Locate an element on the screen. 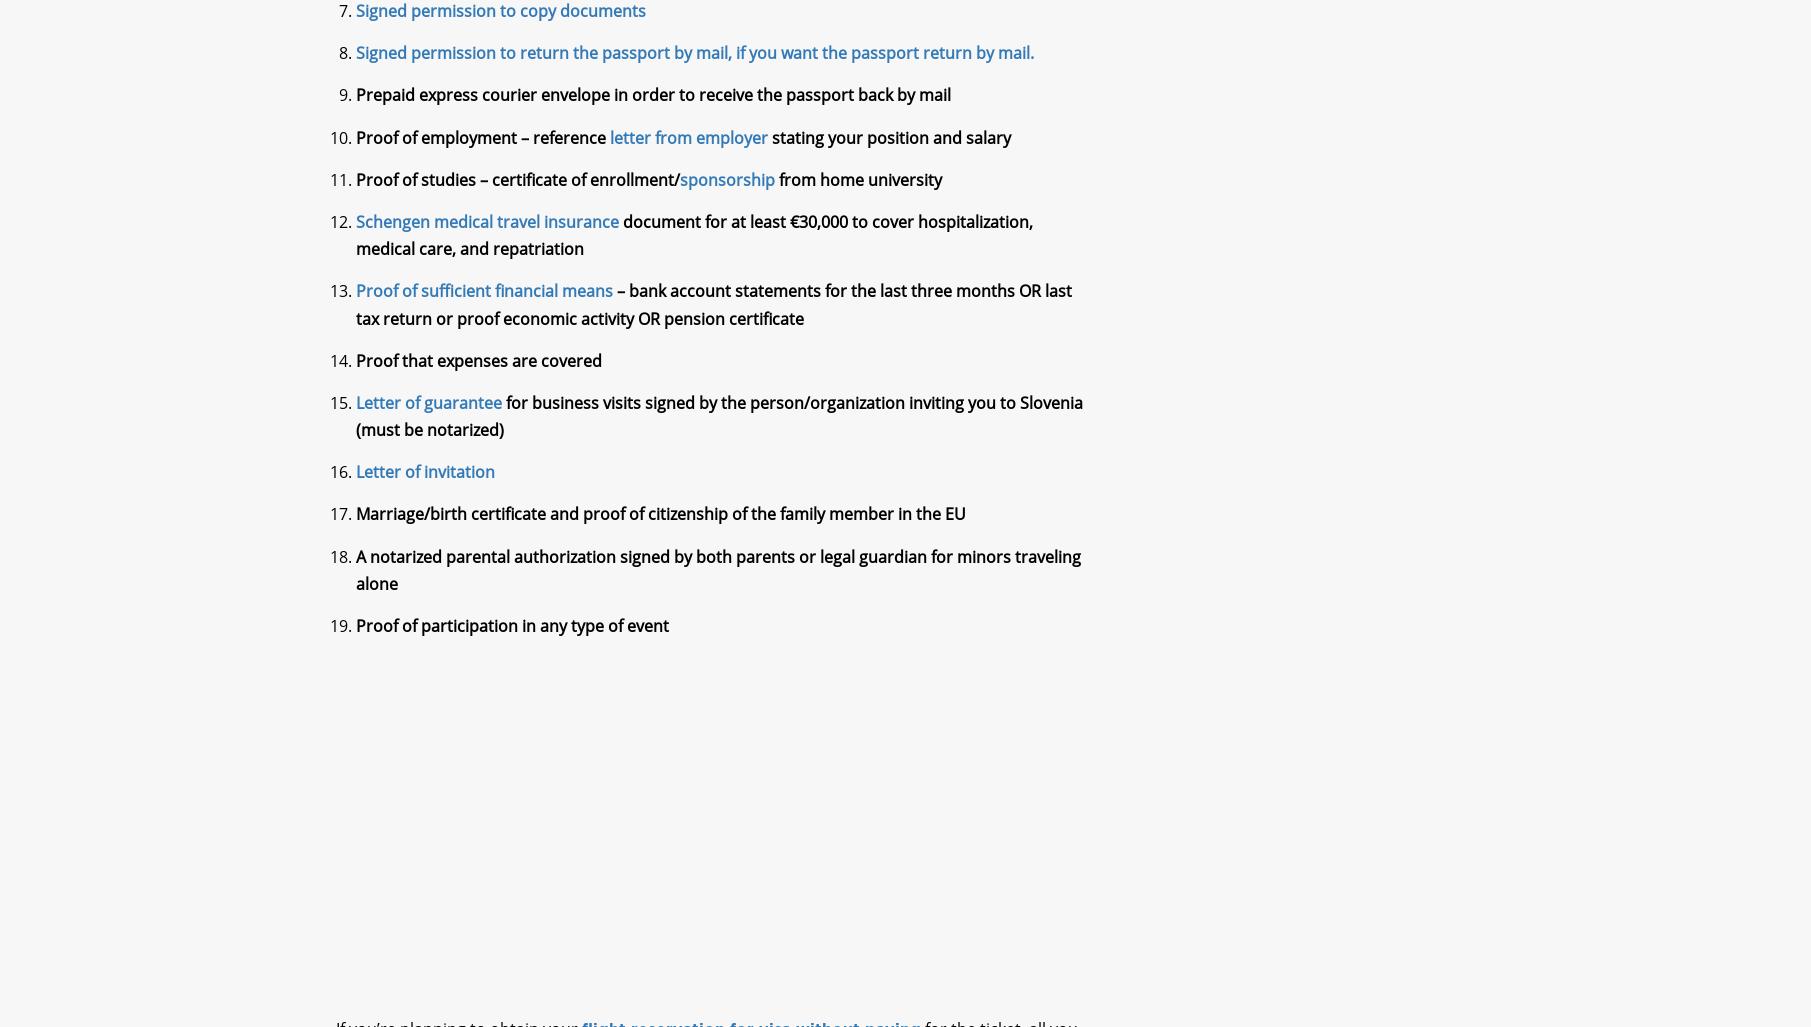 This screenshot has height=1027, width=1811. 'Prepaid express courier envelope in order to receive the passport back by mail' is located at coordinates (652, 111).